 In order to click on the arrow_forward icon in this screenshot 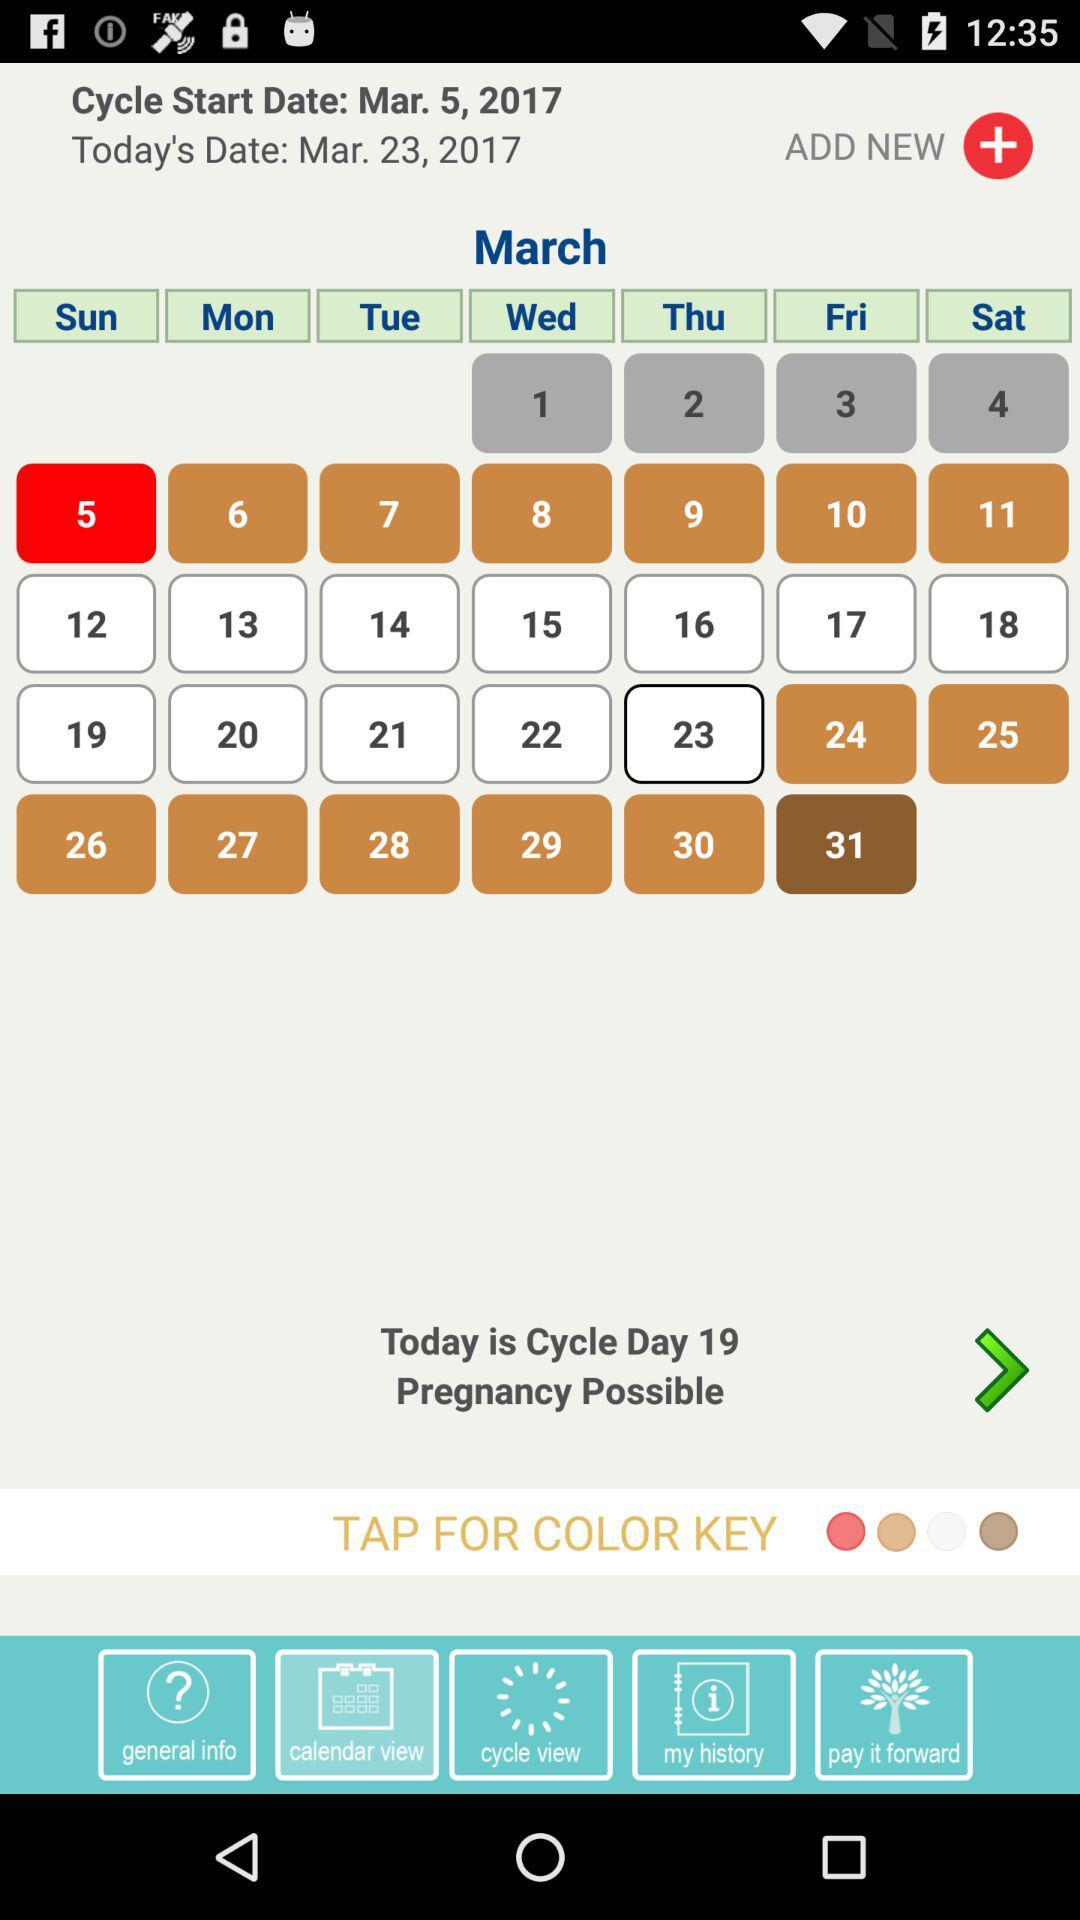, I will do `click(1002, 1466)`.